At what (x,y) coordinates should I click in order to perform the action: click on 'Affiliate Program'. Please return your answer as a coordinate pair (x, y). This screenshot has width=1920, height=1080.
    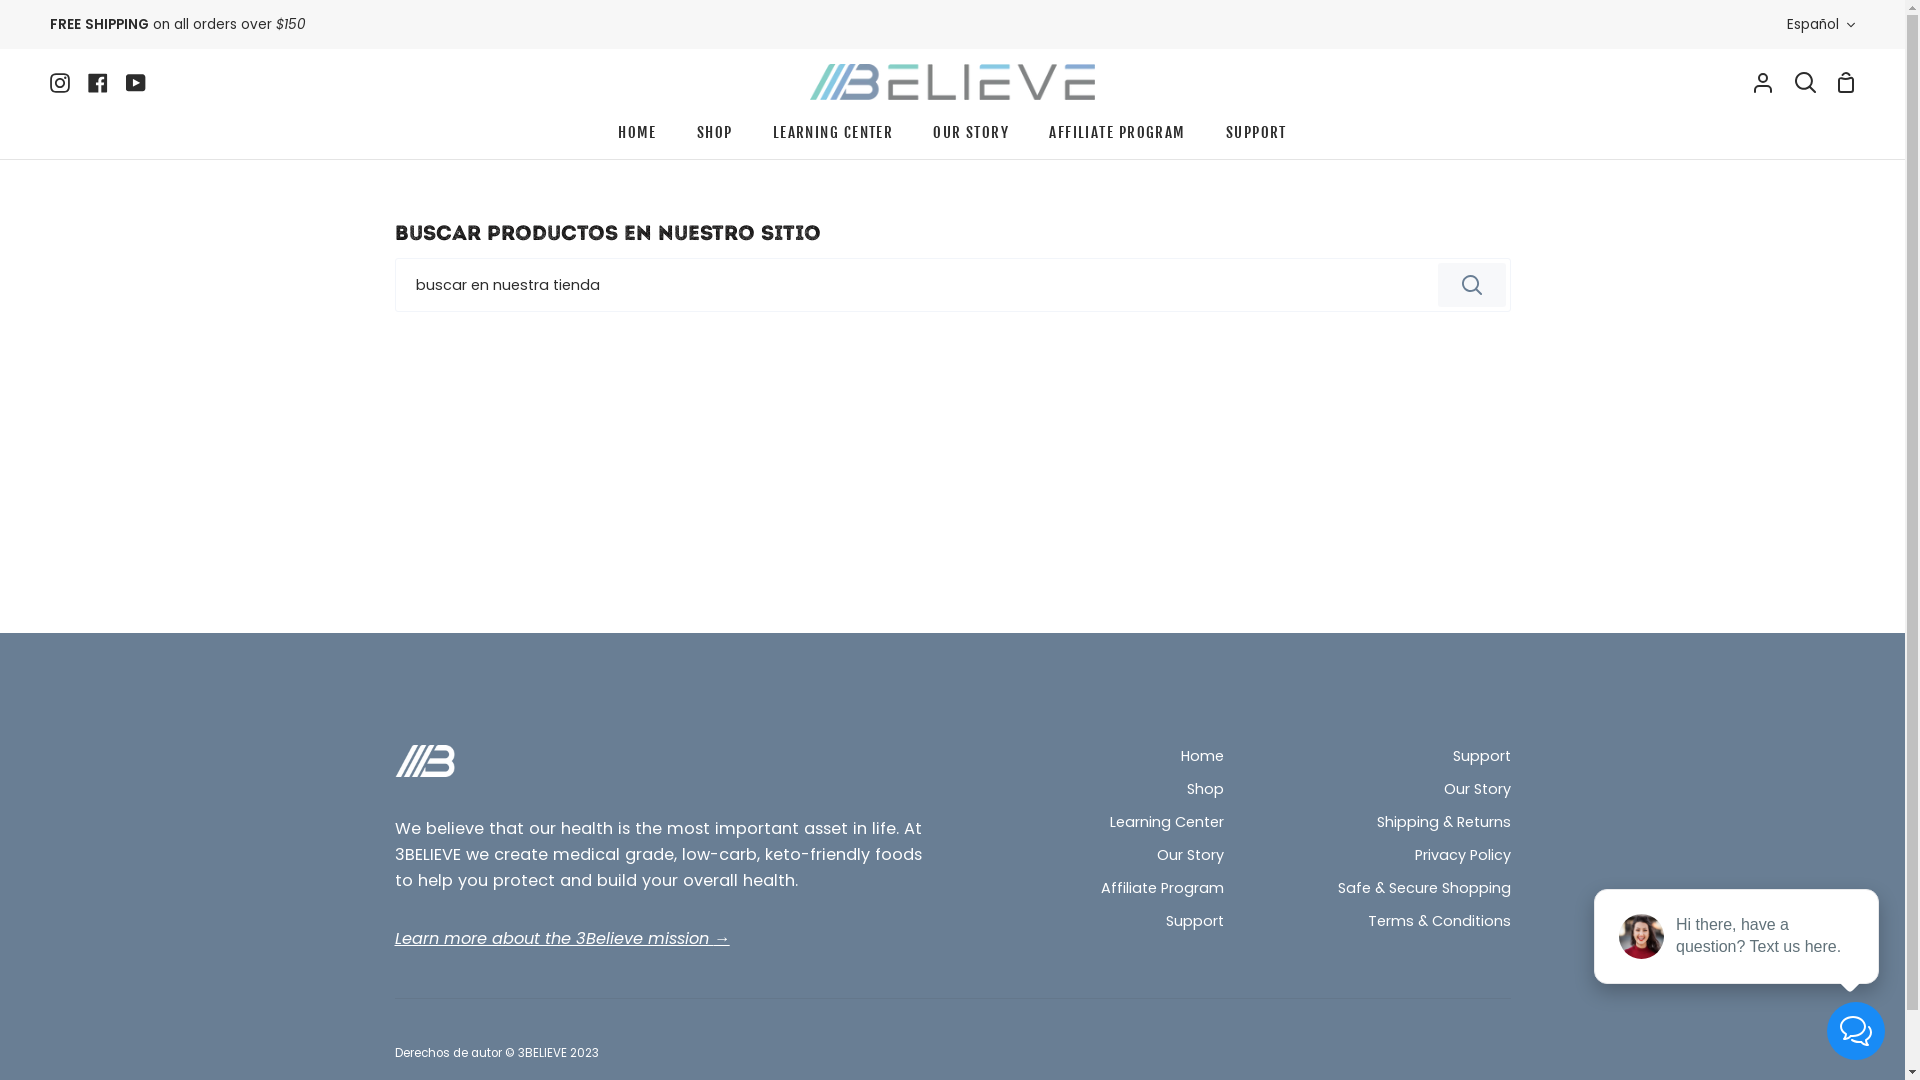
    Looking at the image, I should click on (1161, 889).